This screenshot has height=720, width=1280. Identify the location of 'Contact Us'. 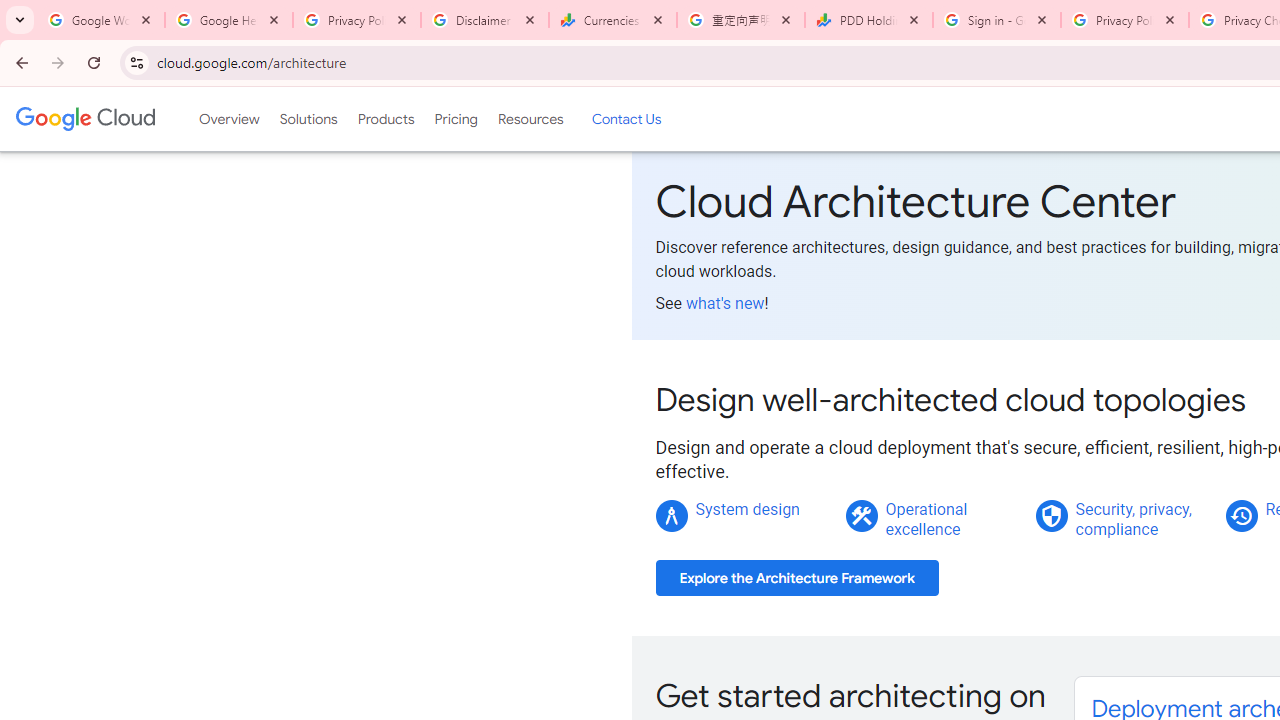
(625, 119).